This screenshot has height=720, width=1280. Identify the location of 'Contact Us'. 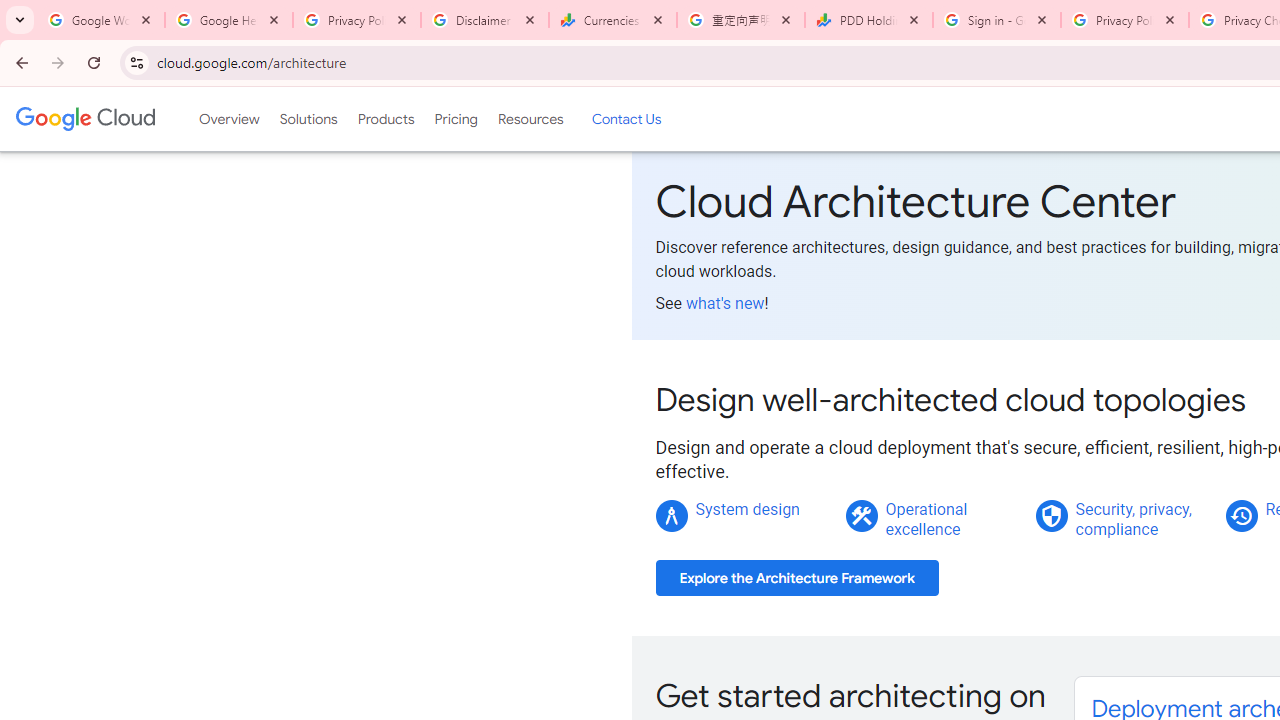
(625, 119).